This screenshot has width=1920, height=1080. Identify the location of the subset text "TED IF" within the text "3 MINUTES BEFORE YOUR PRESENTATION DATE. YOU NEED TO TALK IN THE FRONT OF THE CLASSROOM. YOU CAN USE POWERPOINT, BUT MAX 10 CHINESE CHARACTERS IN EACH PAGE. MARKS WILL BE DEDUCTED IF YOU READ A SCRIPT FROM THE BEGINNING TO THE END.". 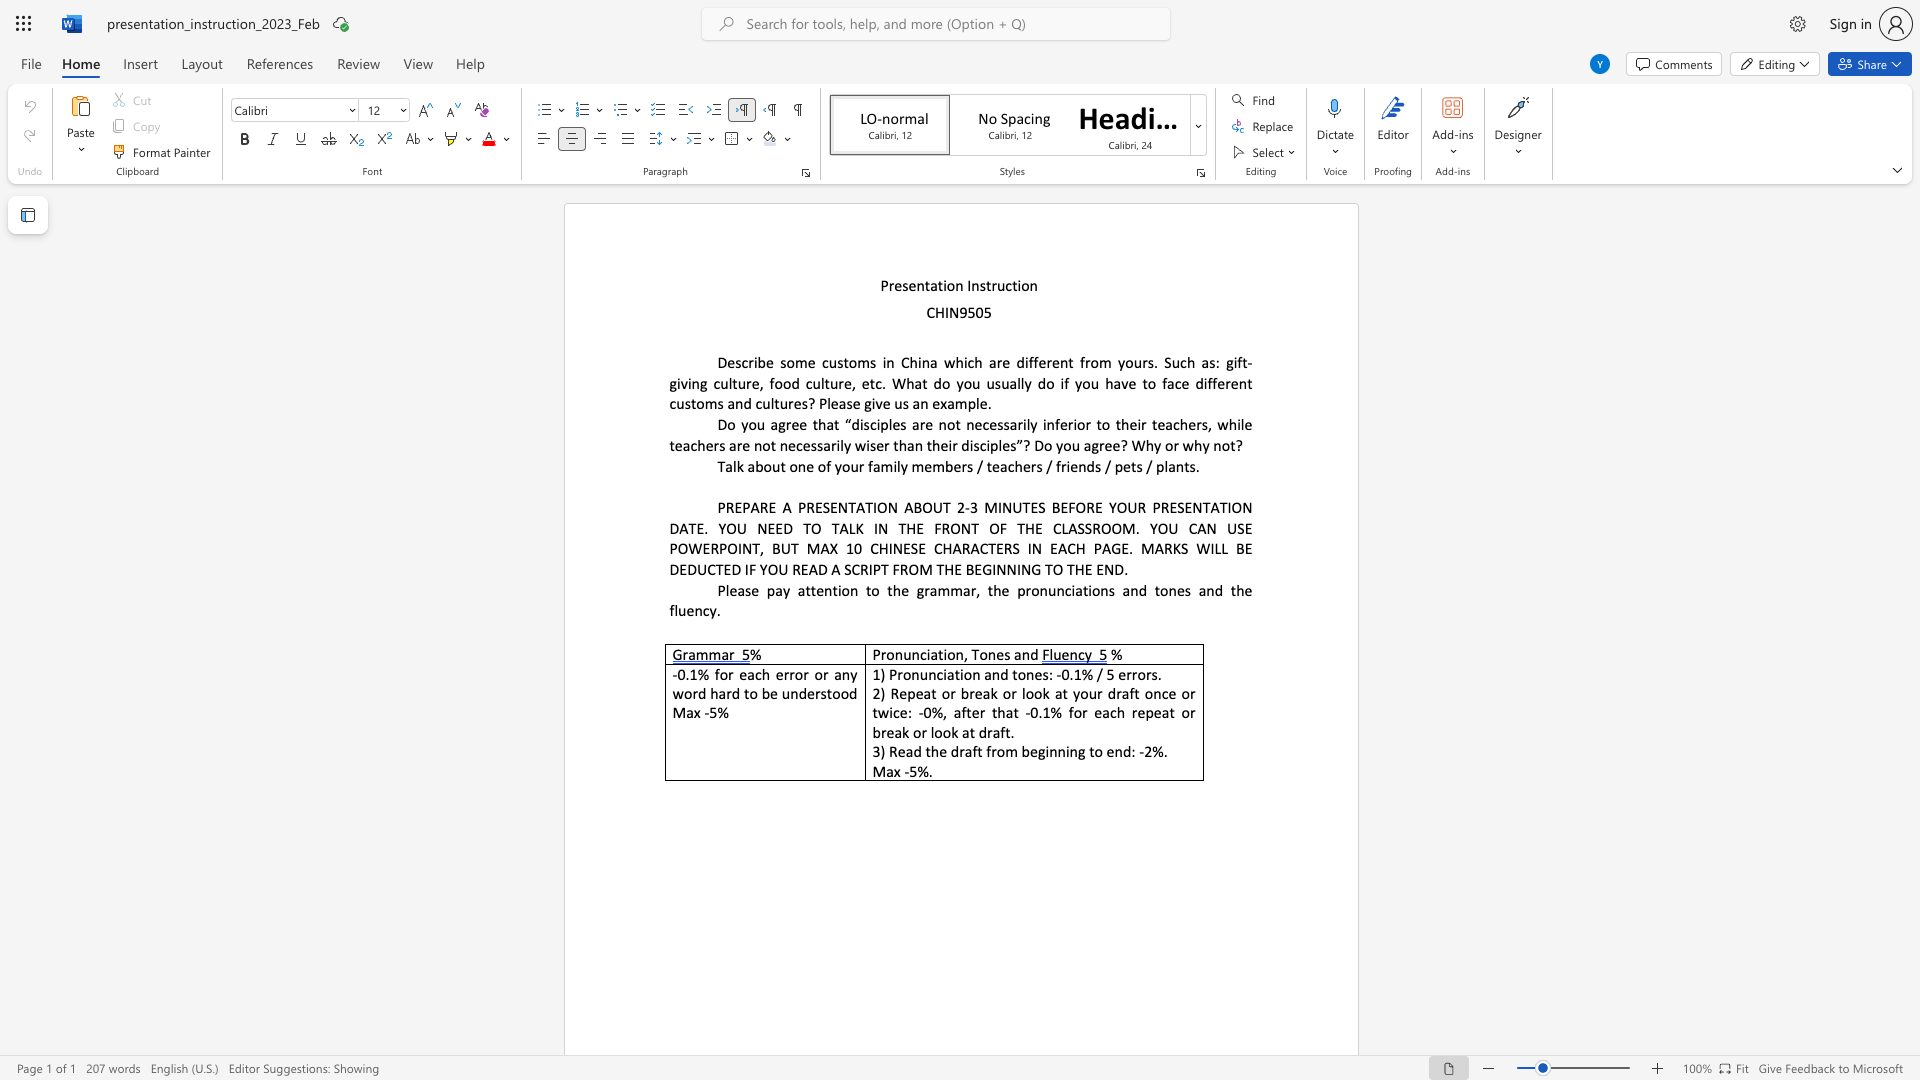
(715, 569).